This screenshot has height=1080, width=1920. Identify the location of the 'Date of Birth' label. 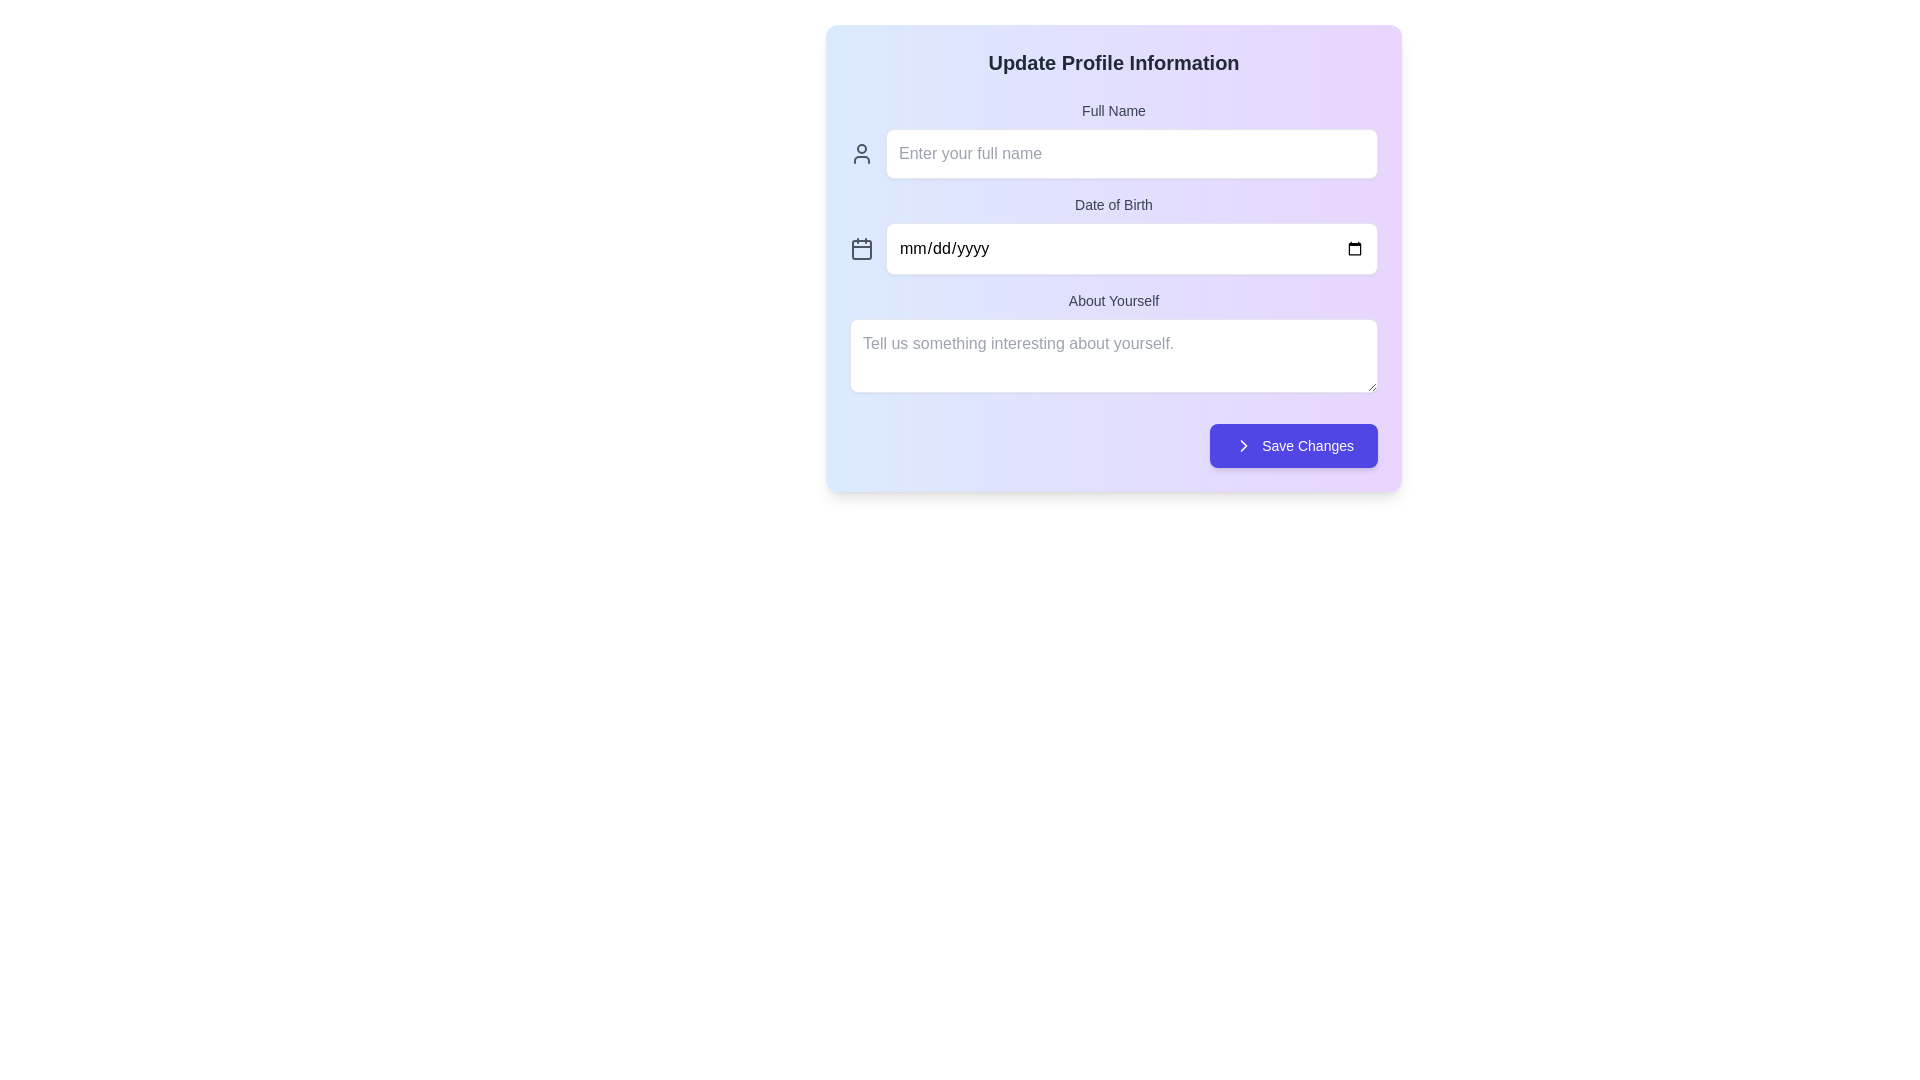
(1112, 204).